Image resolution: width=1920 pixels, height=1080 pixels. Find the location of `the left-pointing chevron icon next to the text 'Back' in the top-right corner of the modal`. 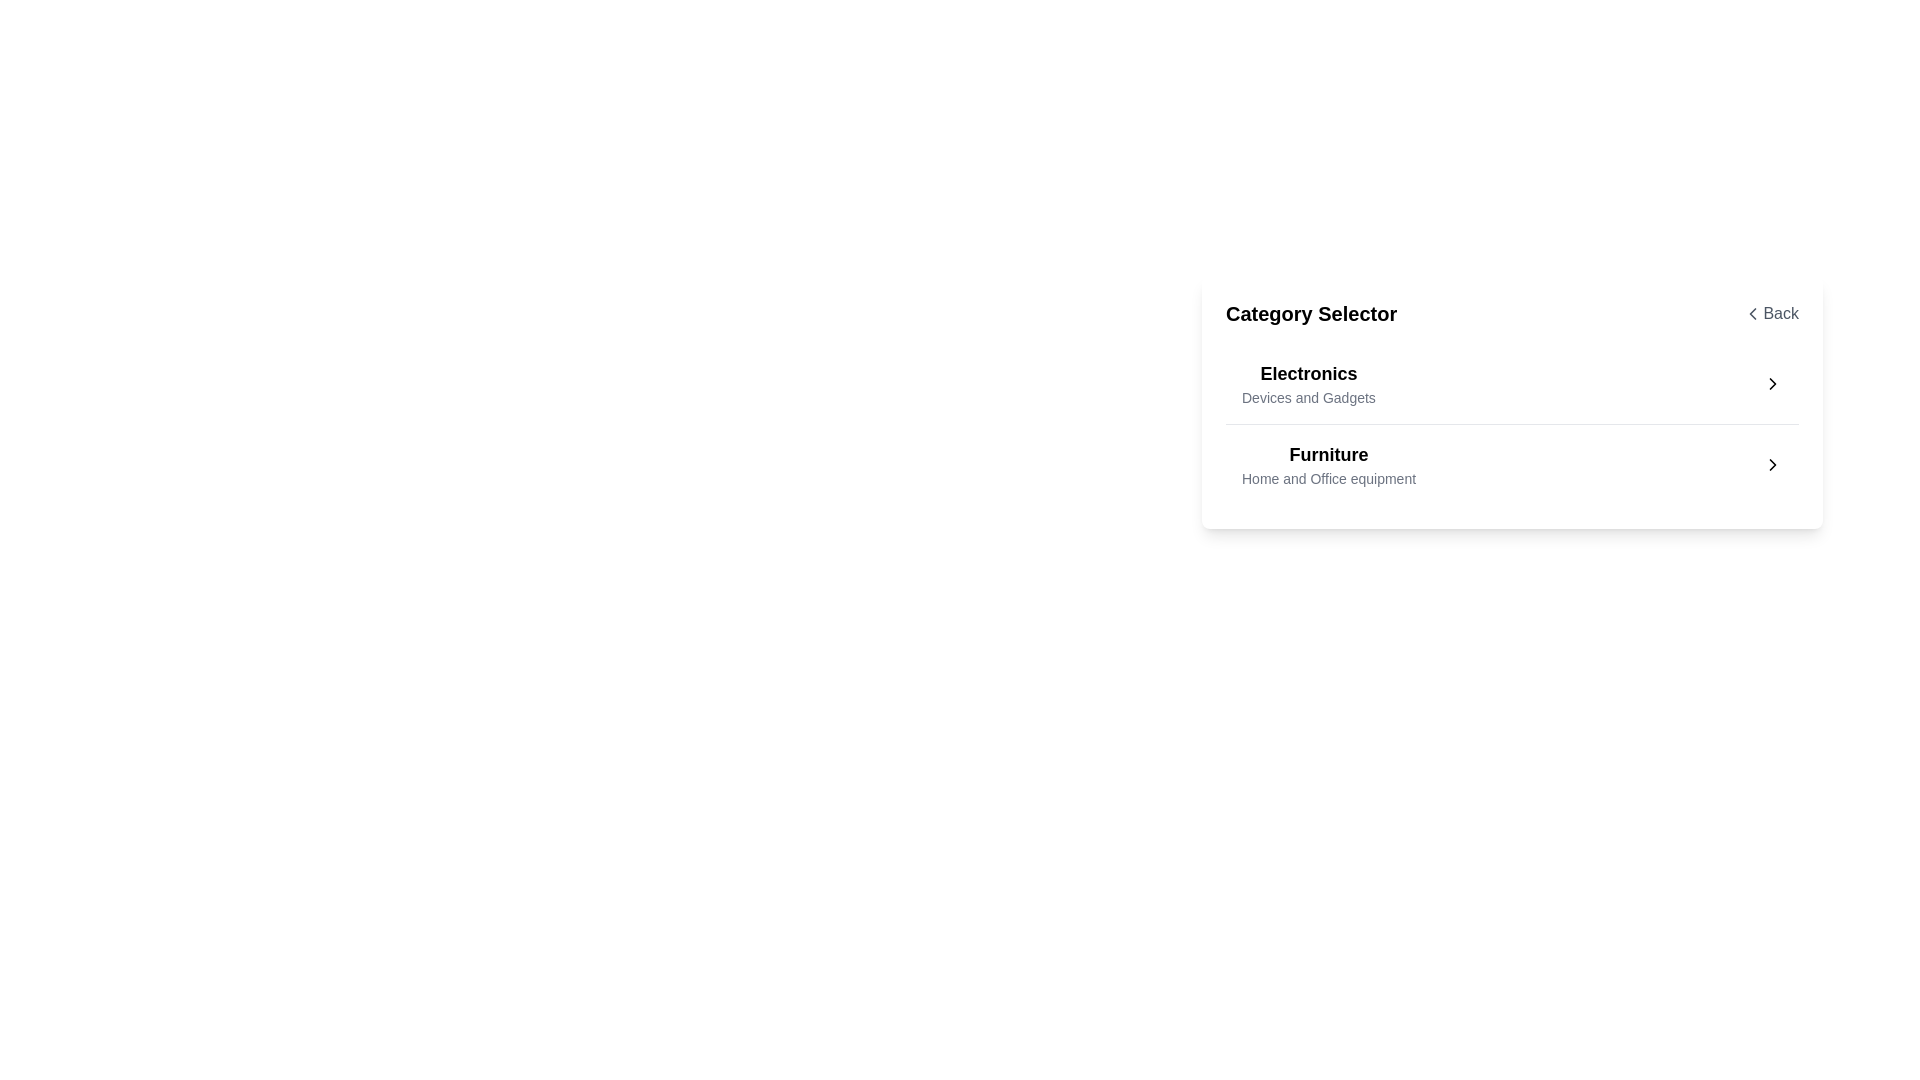

the left-pointing chevron icon next to the text 'Back' in the top-right corner of the modal is located at coordinates (1752, 313).